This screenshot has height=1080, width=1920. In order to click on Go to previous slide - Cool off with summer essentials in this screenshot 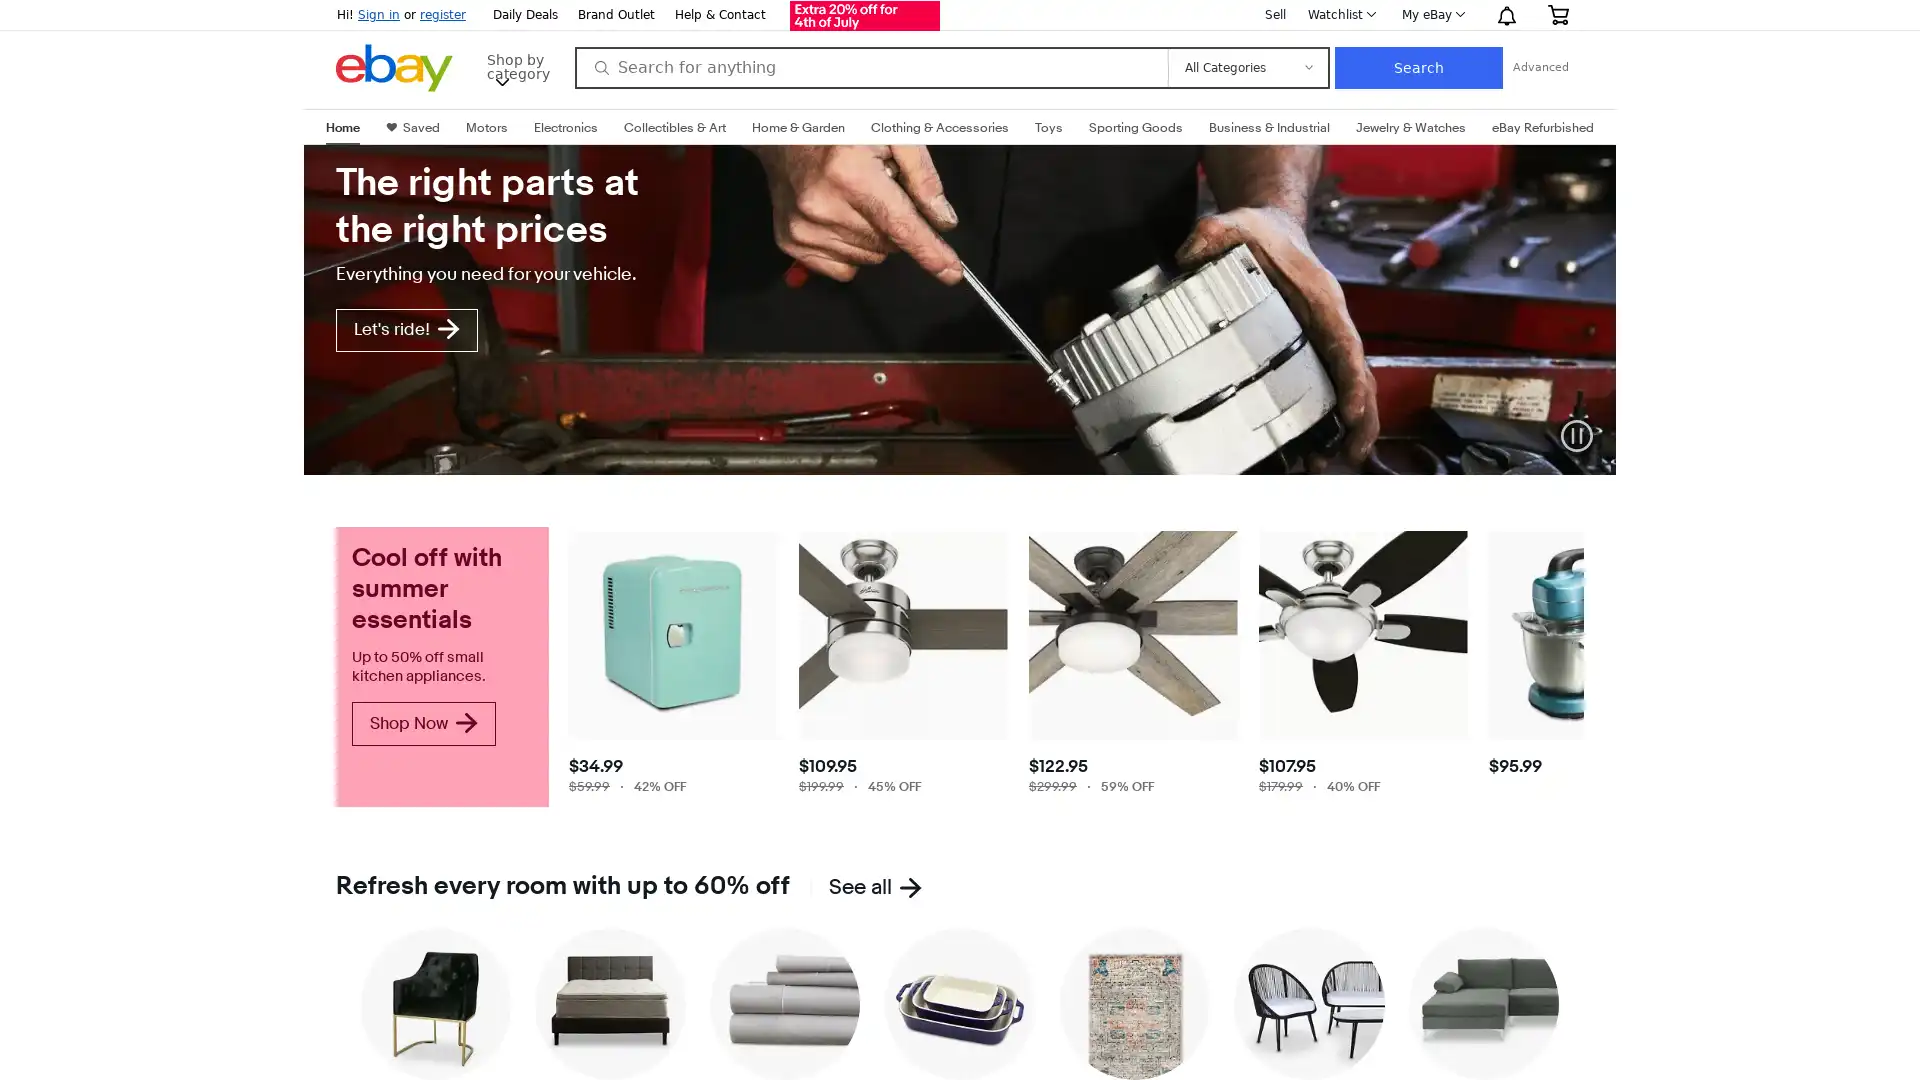, I will do `click(579, 797)`.